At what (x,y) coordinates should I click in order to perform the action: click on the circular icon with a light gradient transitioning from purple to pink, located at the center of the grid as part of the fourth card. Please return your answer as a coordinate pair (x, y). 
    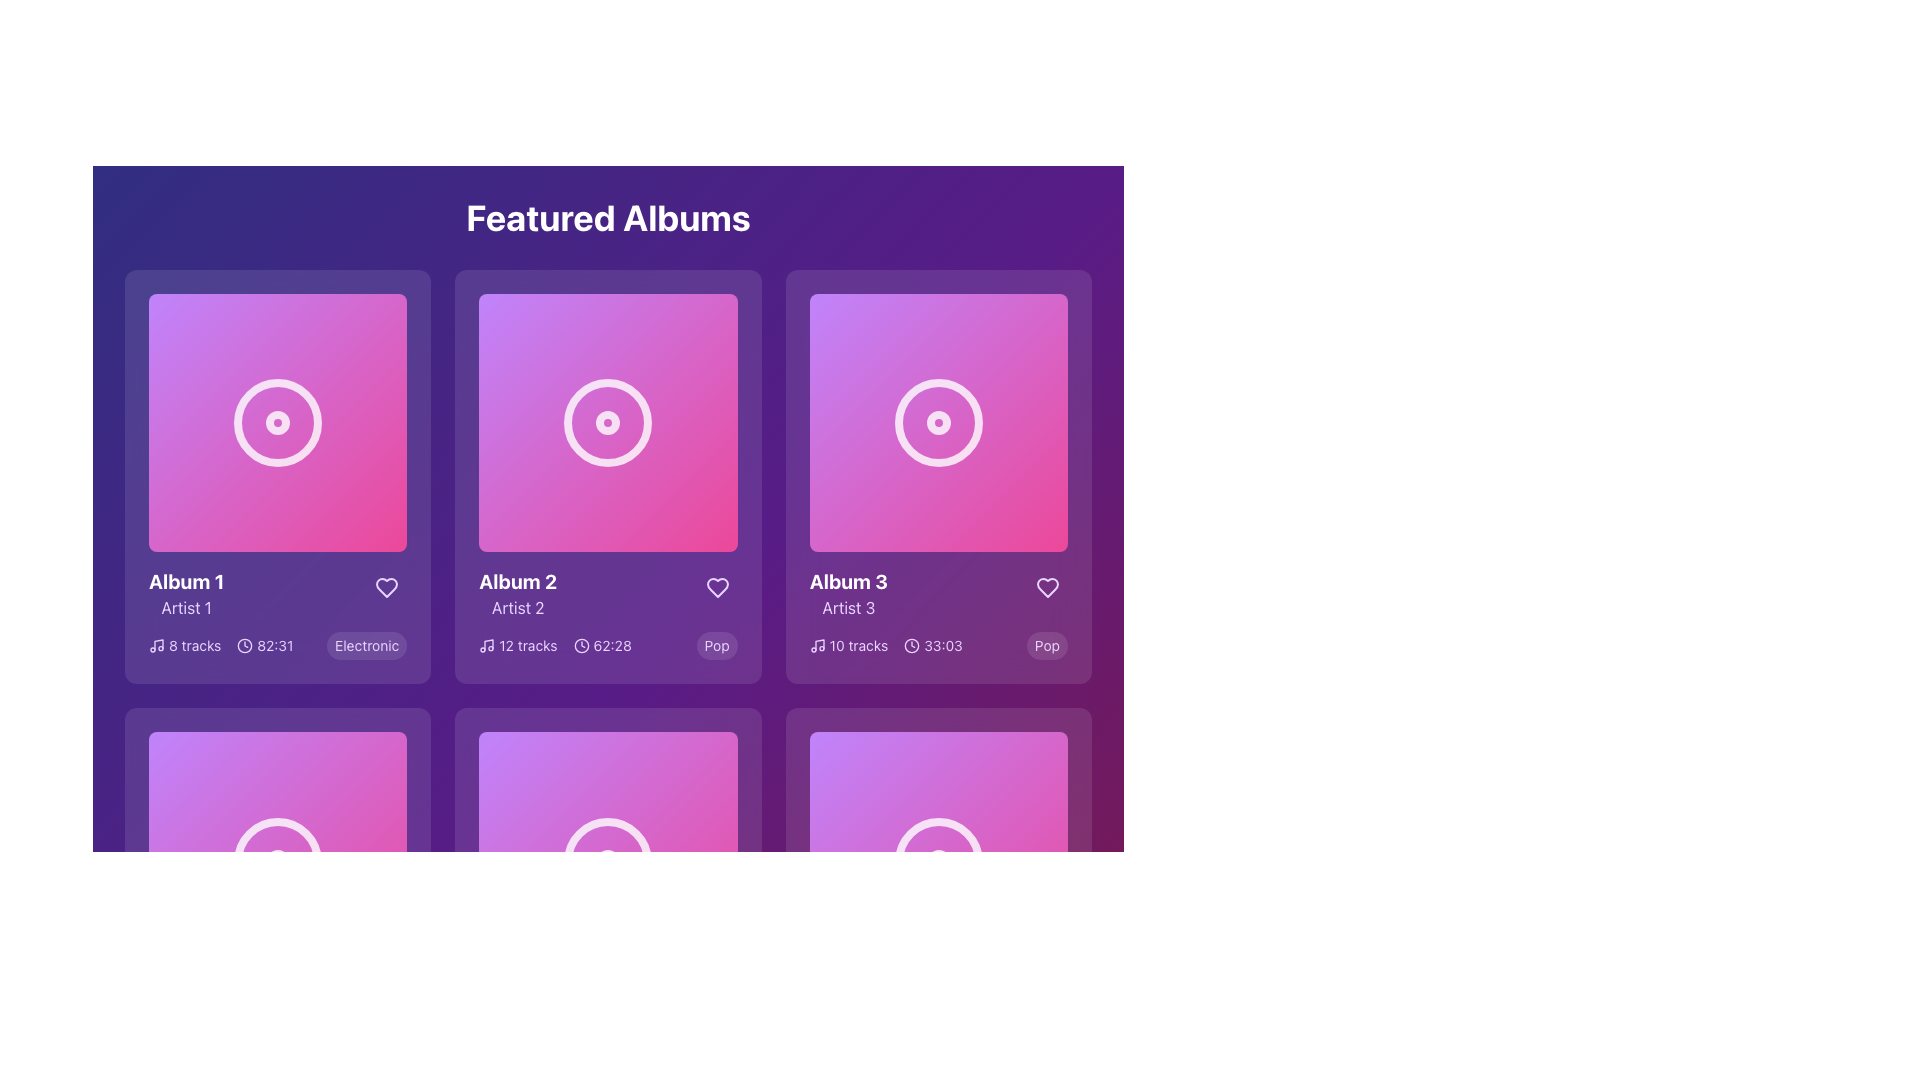
    Looking at the image, I should click on (607, 860).